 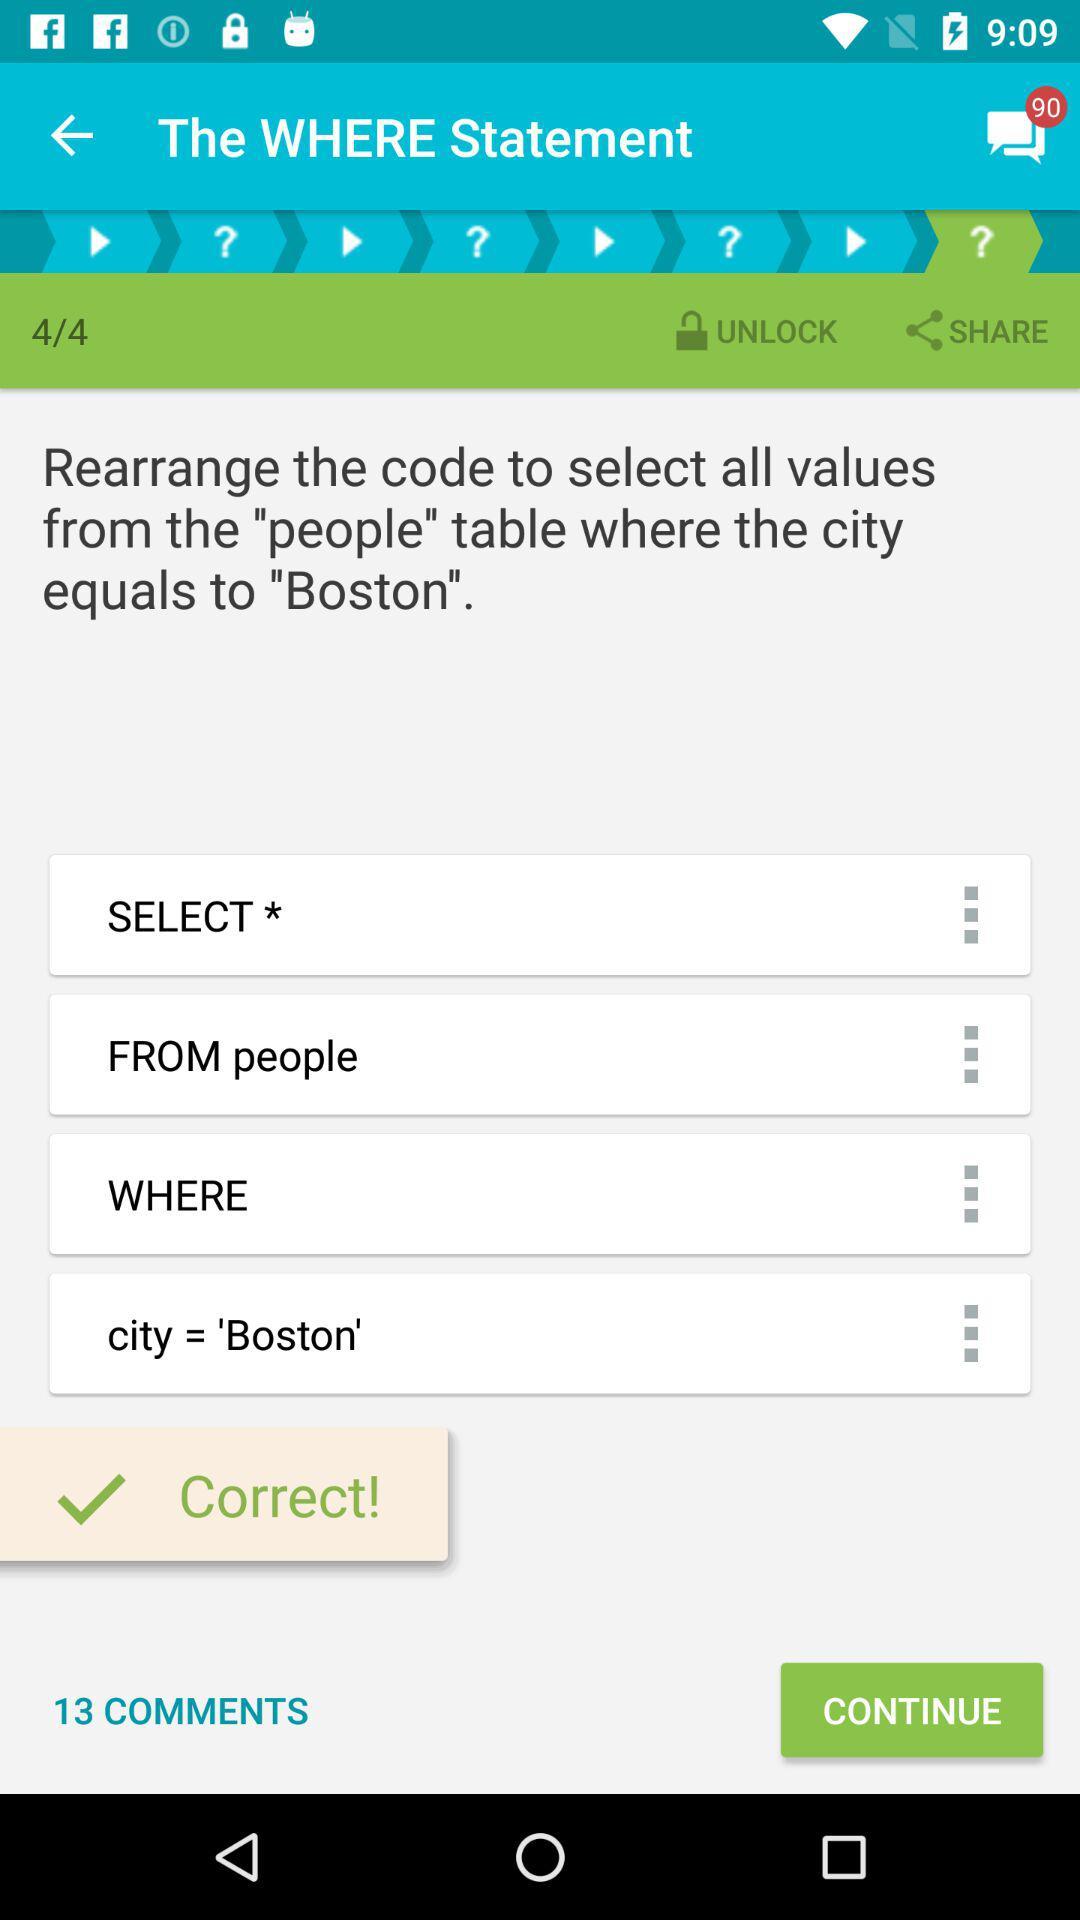 What do you see at coordinates (729, 240) in the screenshot?
I see `the help icon` at bounding box center [729, 240].